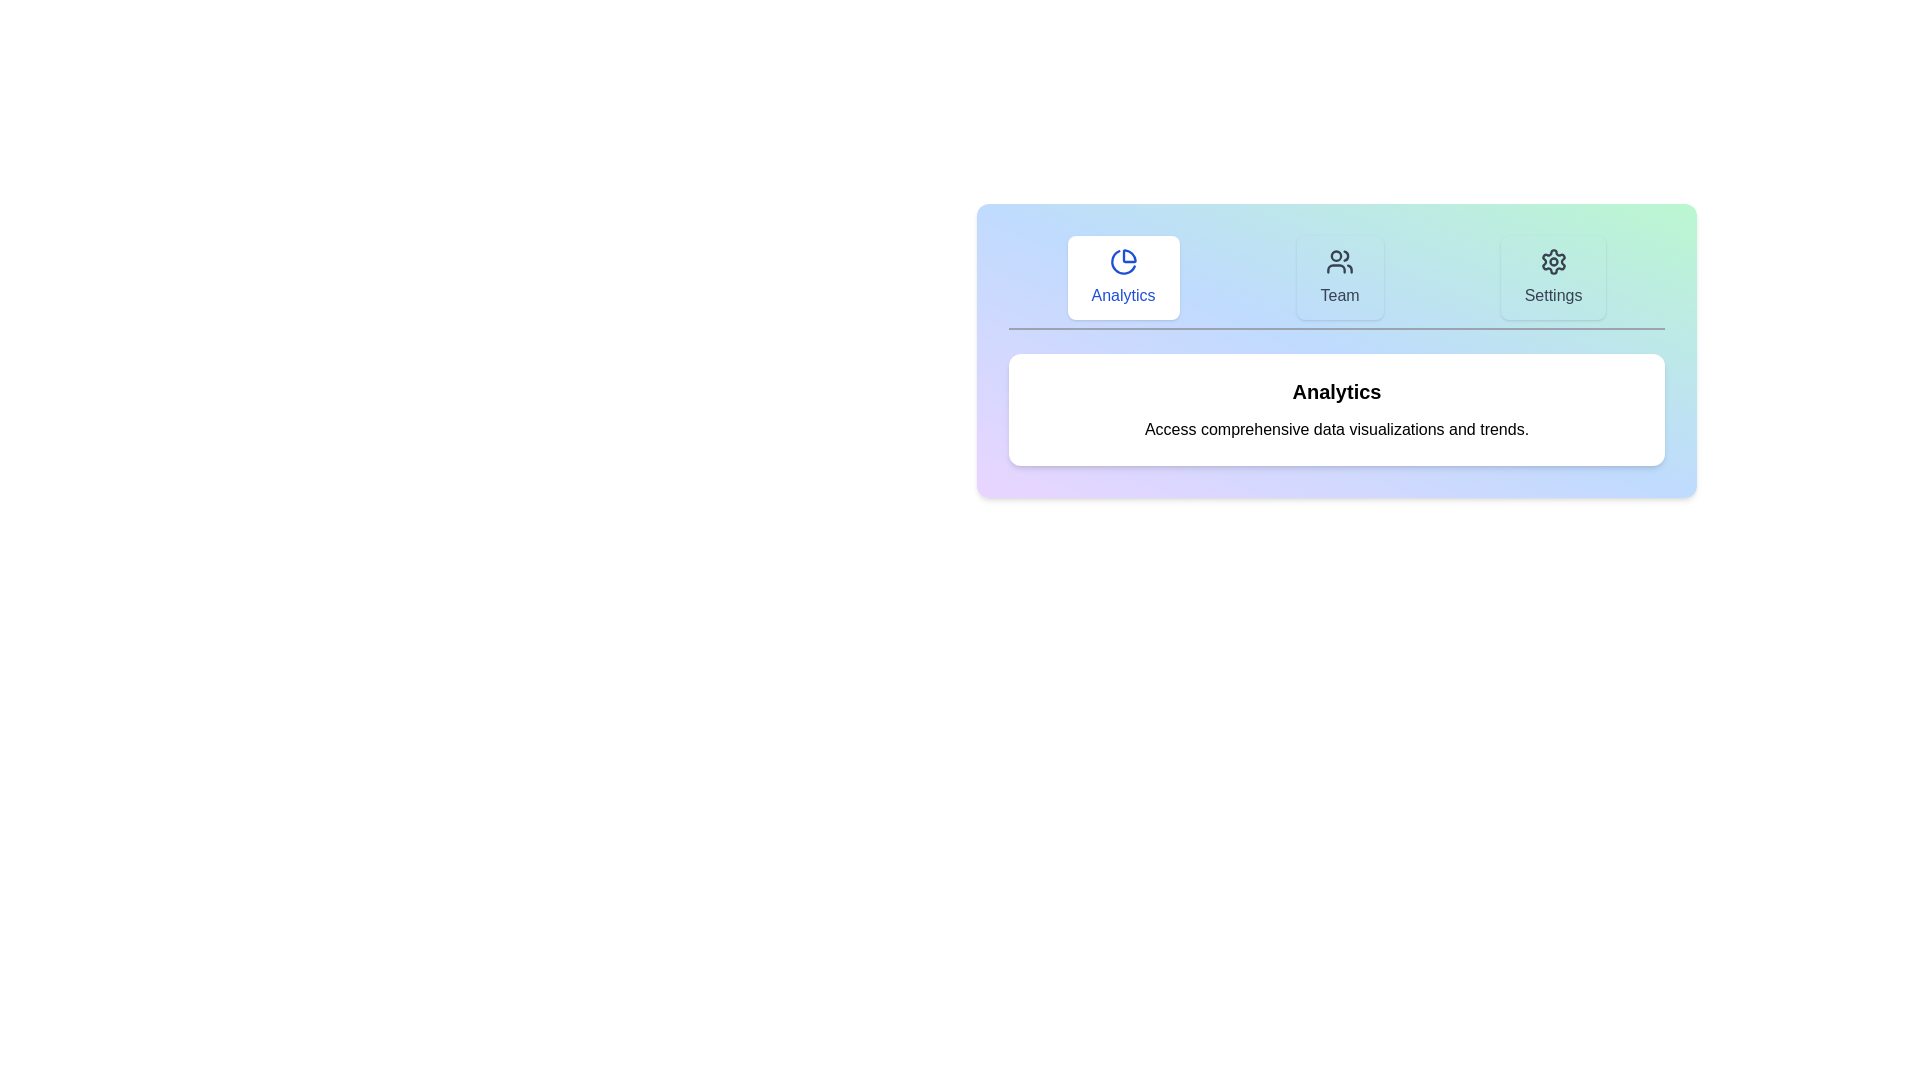  I want to click on the 'Settings' tab to activate it and view its content, so click(1552, 277).